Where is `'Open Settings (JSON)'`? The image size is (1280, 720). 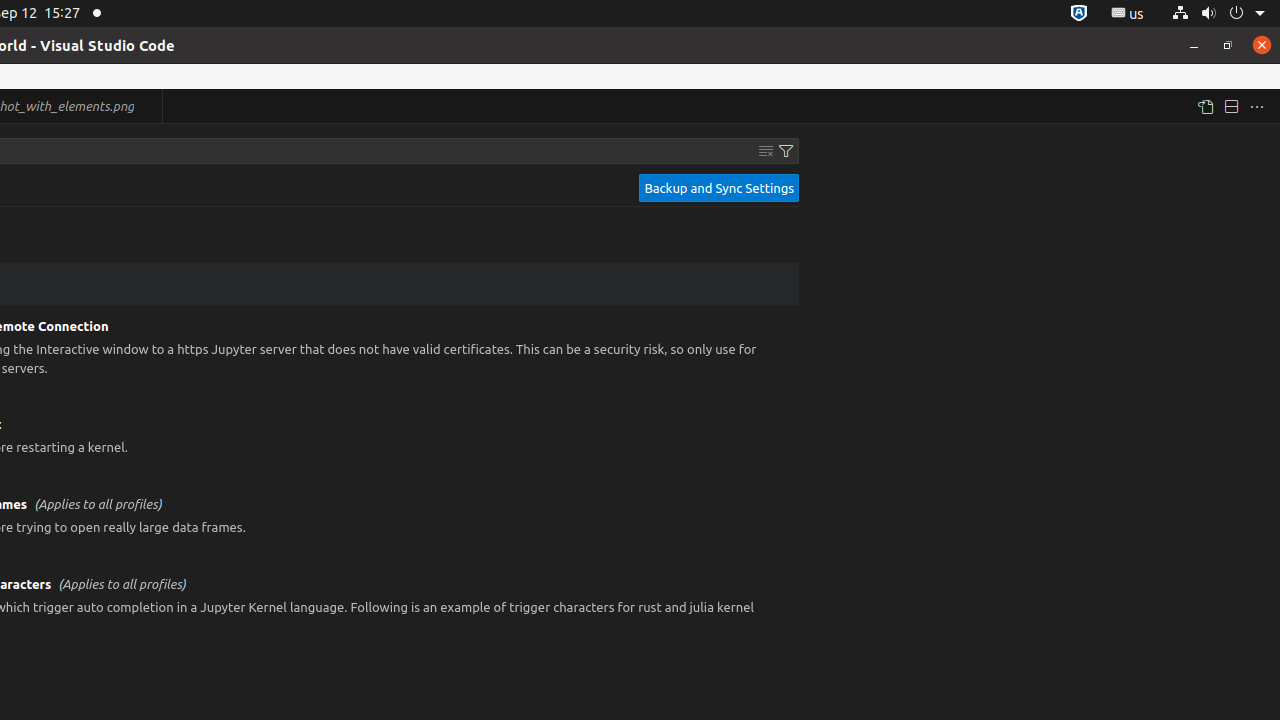
'Open Settings (JSON)' is located at coordinates (1203, 106).